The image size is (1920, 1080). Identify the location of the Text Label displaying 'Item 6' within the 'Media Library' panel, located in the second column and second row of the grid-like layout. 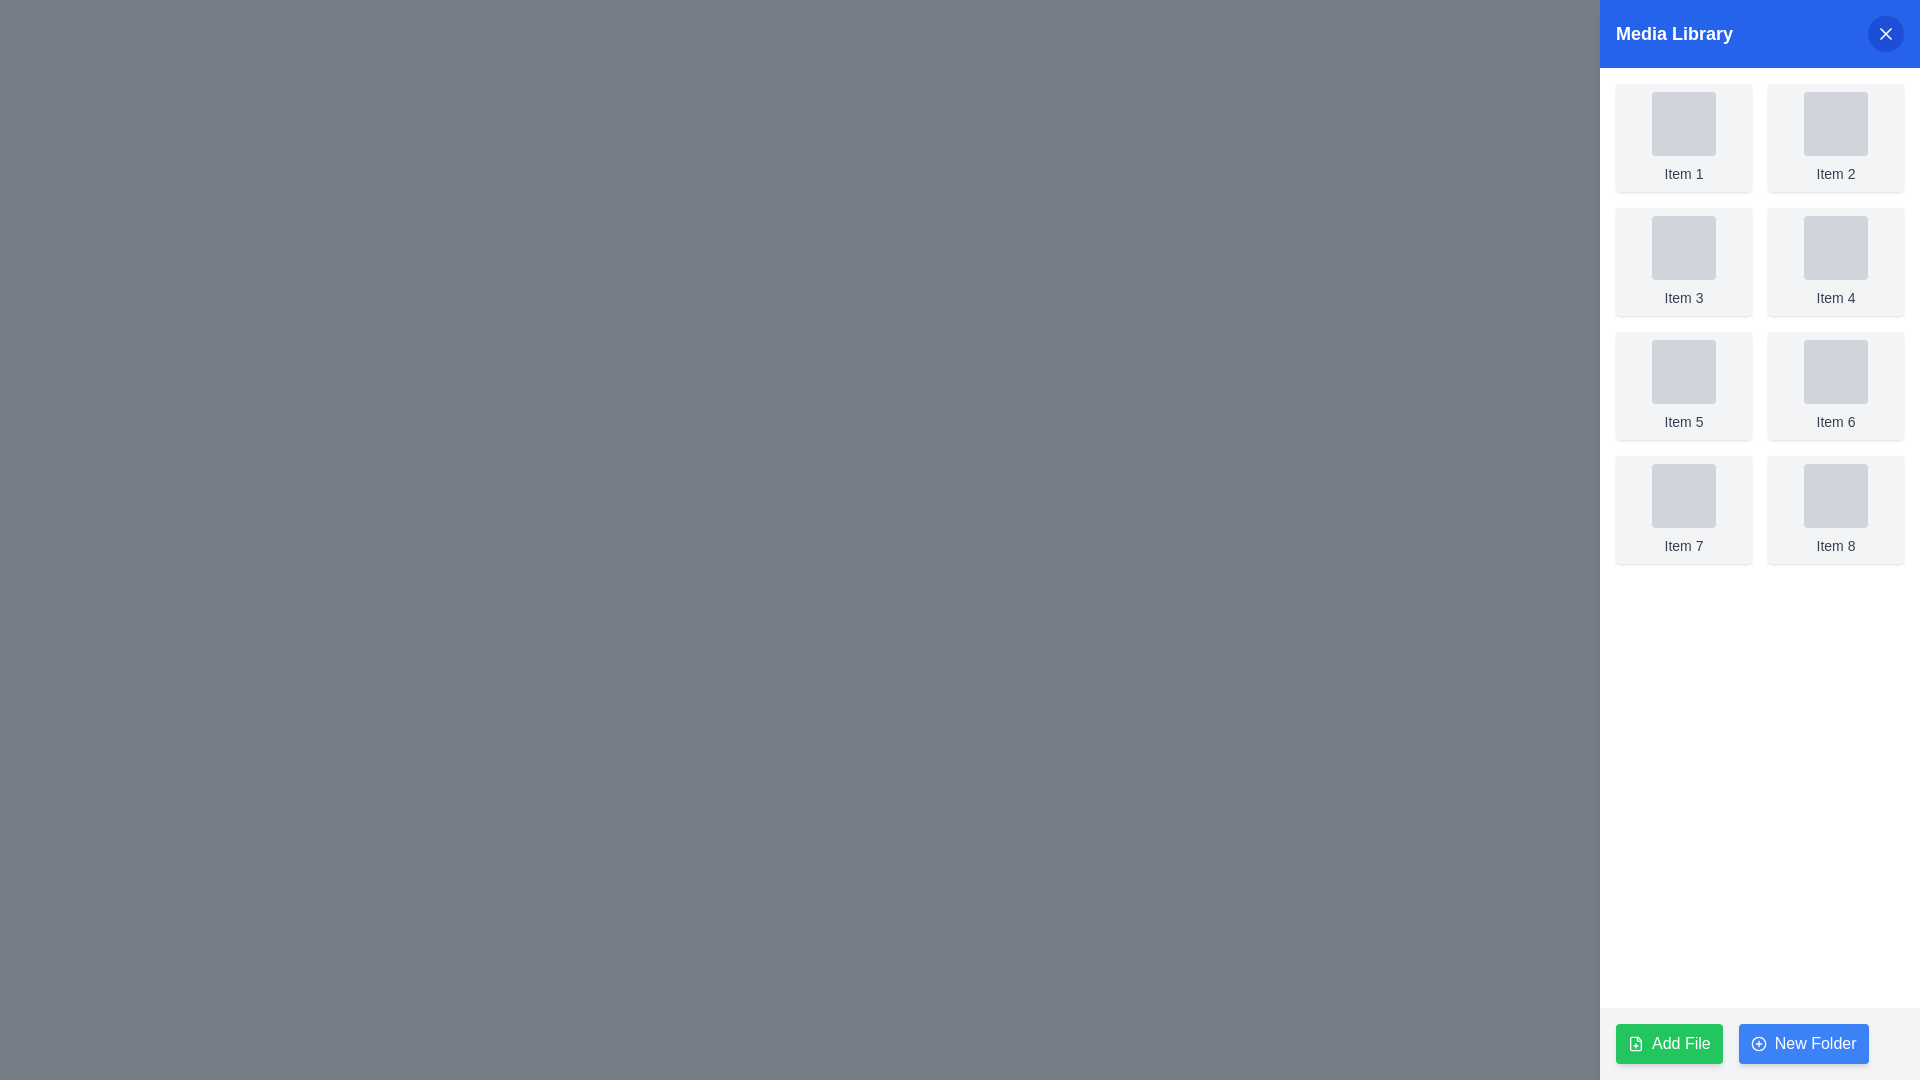
(1835, 420).